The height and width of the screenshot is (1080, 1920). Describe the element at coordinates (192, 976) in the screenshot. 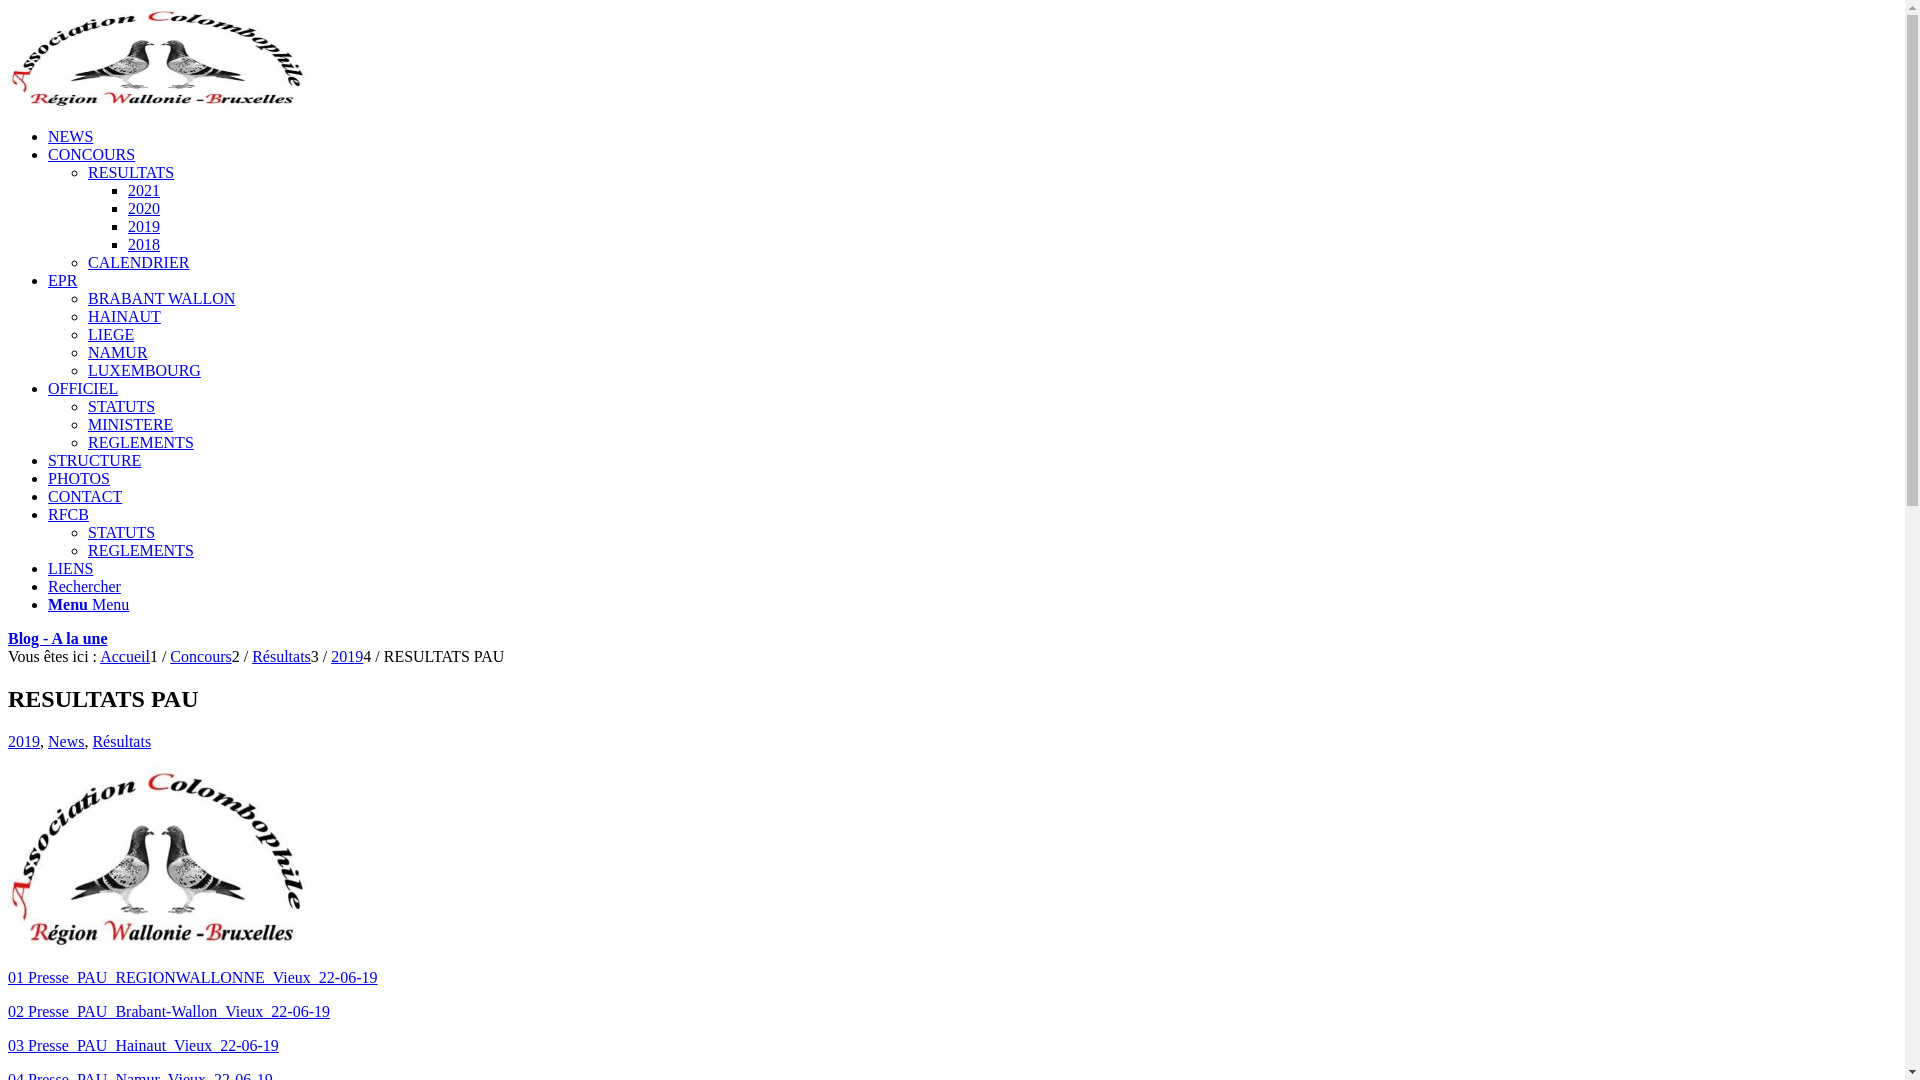

I see `'01 Presse_PAU_REGIONWALLONNE_Vieux_22-06-19'` at that location.